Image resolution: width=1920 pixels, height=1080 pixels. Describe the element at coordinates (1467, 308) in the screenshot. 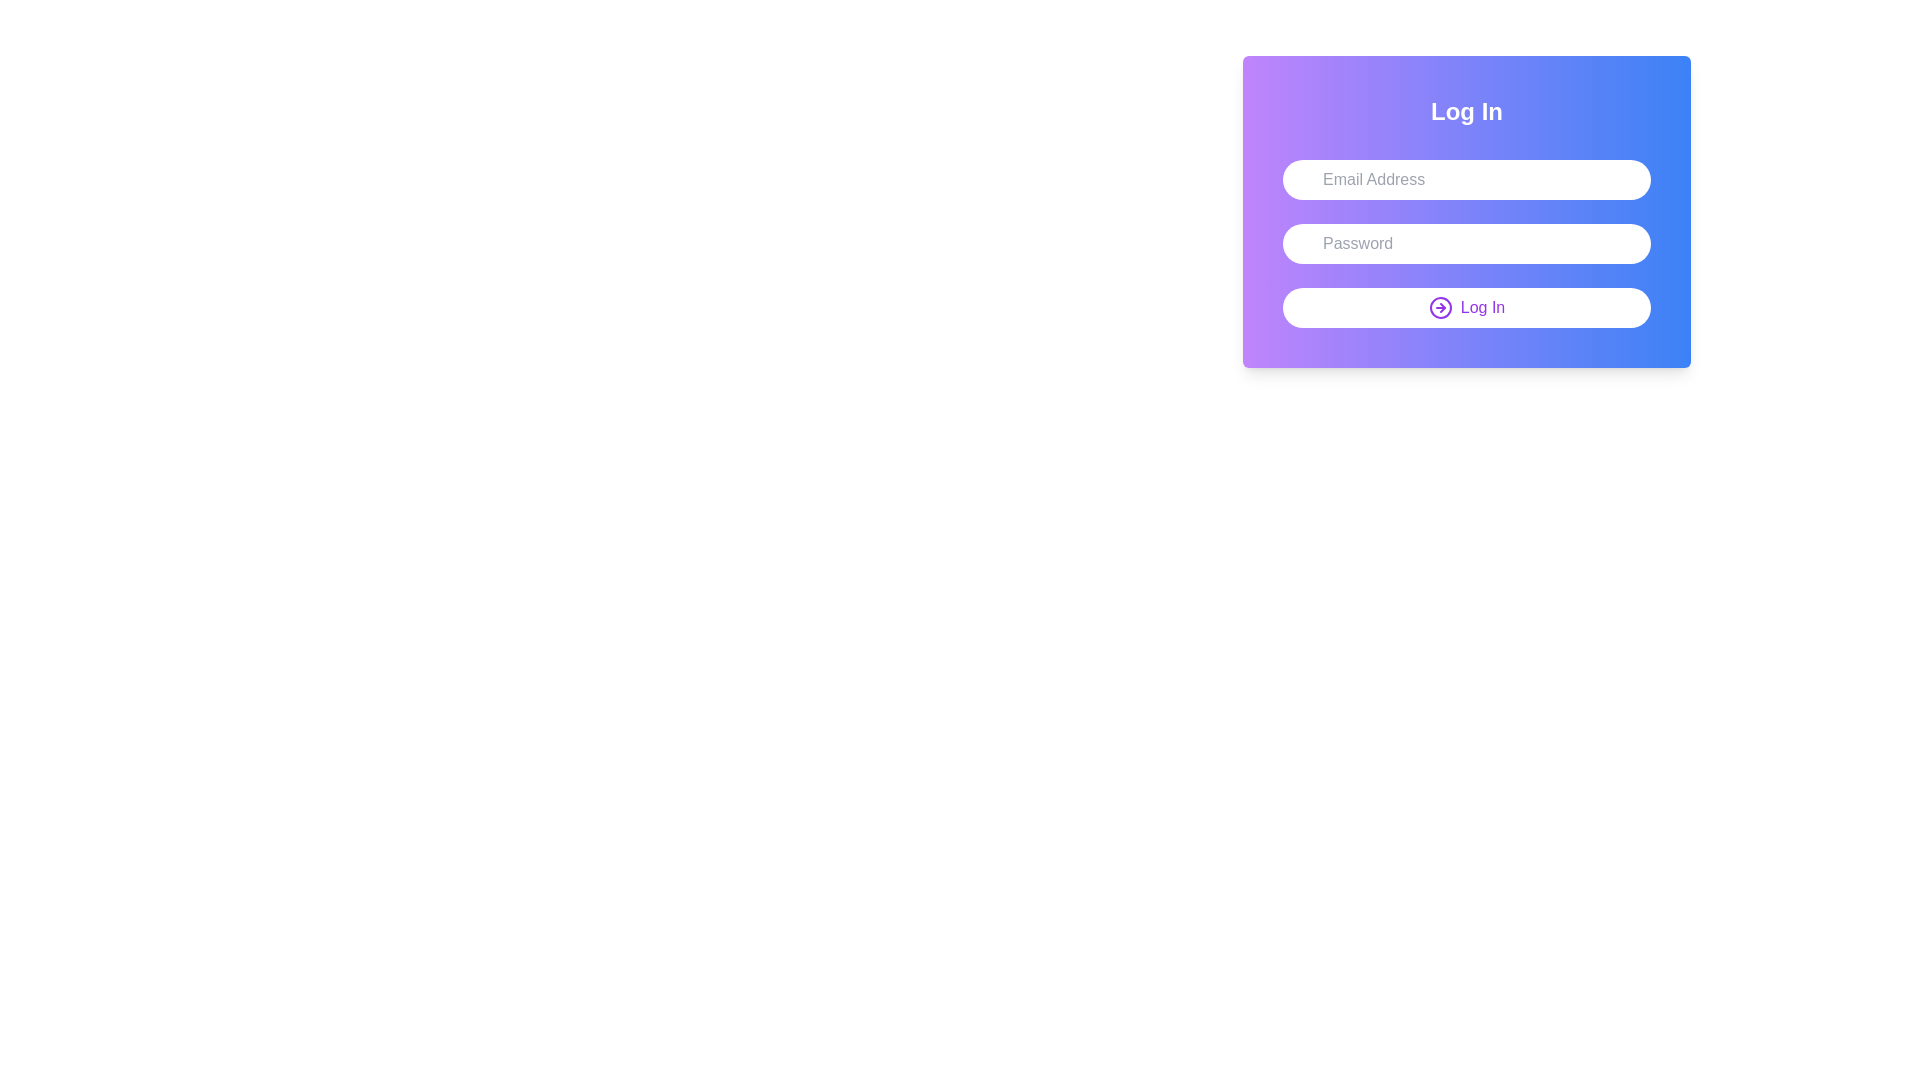

I see `the 'Log In' button, which is a rounded white button with purple text and an icon` at that location.